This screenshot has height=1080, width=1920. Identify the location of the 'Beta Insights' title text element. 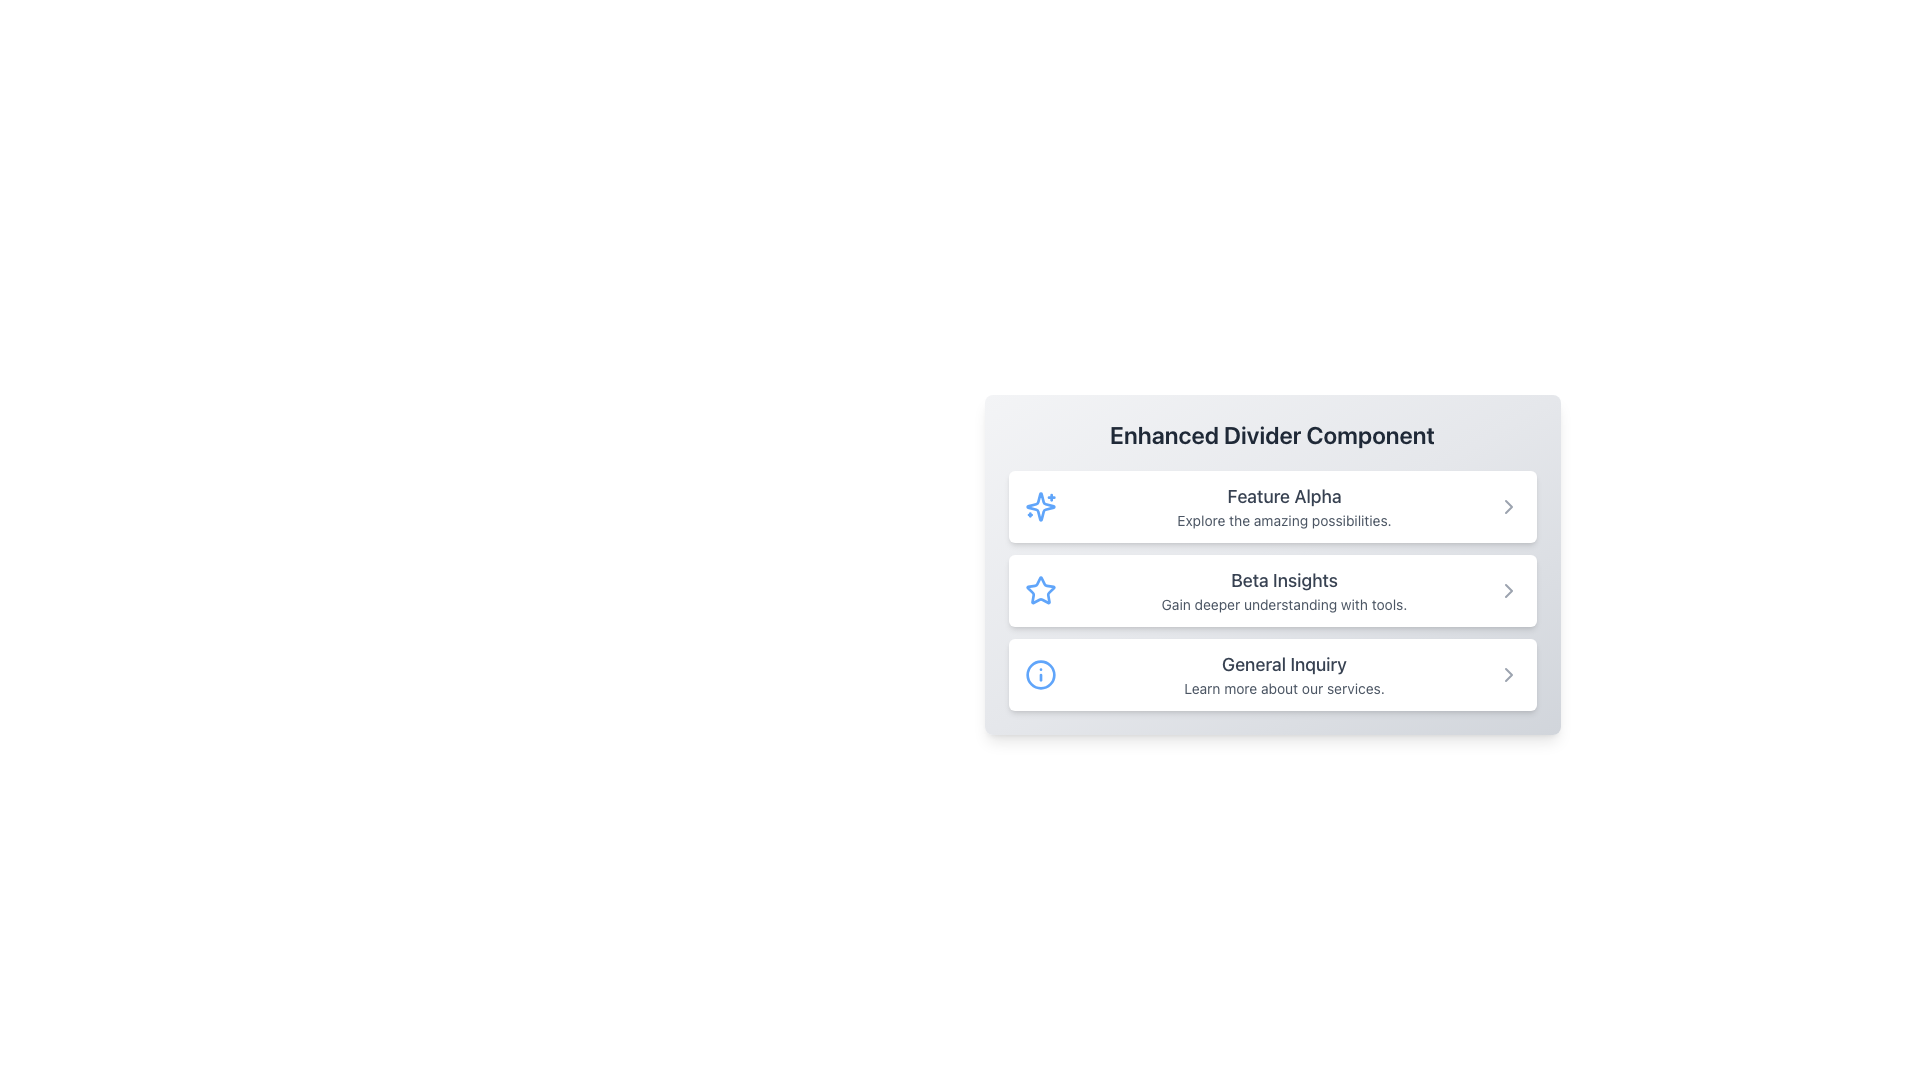
(1284, 581).